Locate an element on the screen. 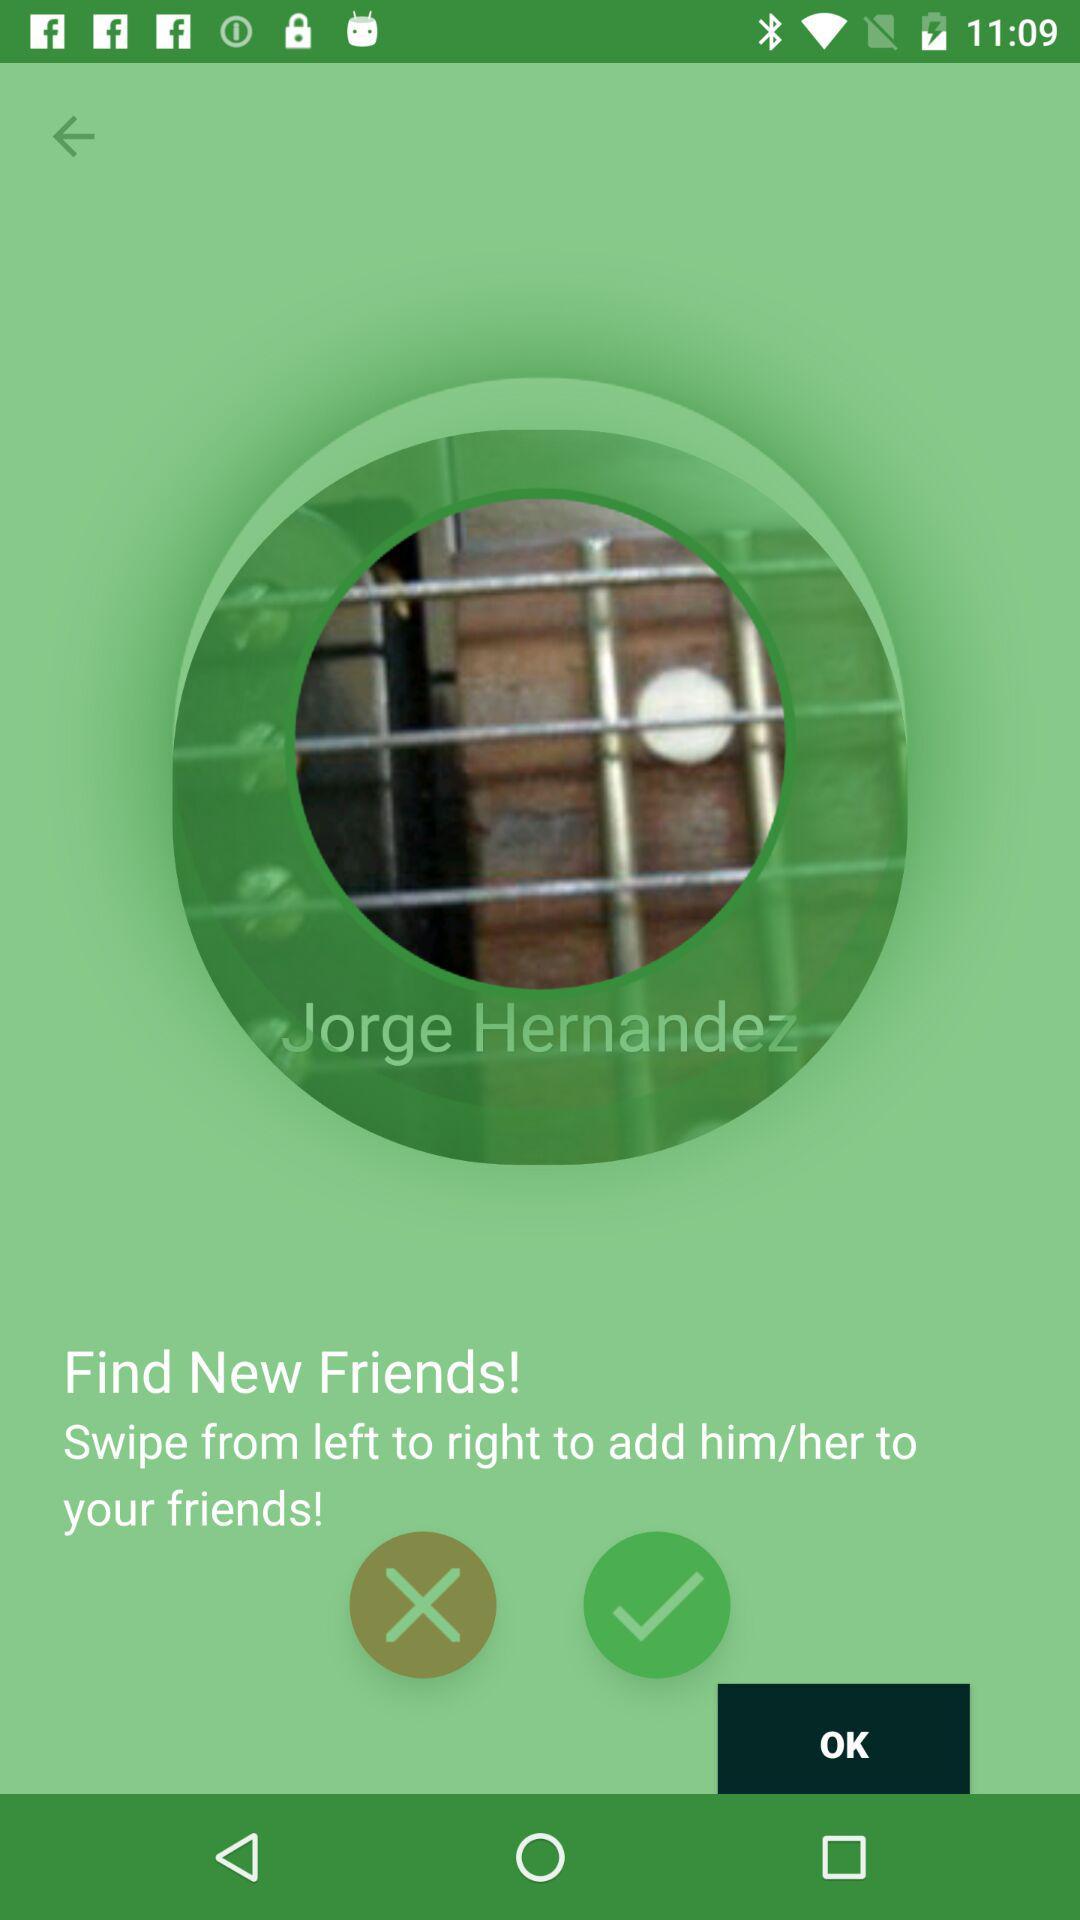 The width and height of the screenshot is (1080, 1920). the button is used to closed delete option is located at coordinates (422, 1604).